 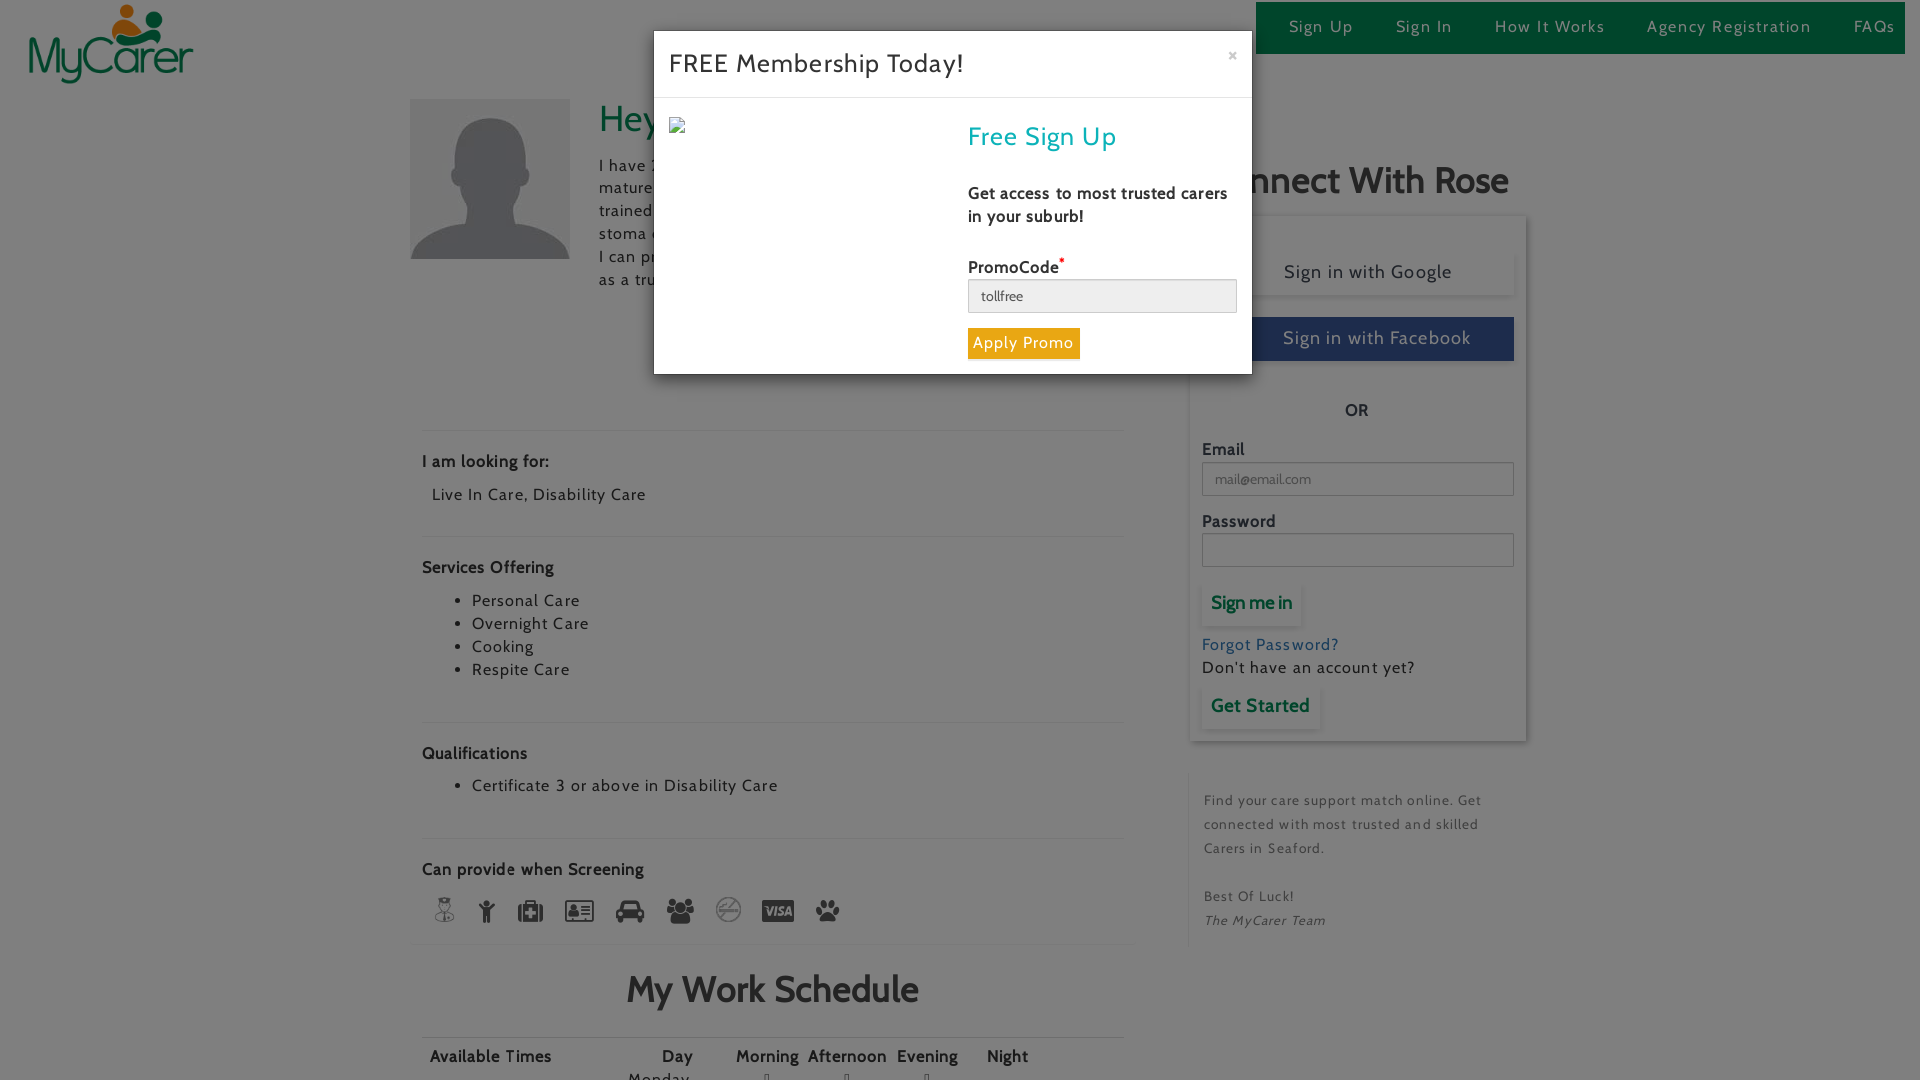 What do you see at coordinates (1358, 338) in the screenshot?
I see `'Sign in with Facebook'` at bounding box center [1358, 338].